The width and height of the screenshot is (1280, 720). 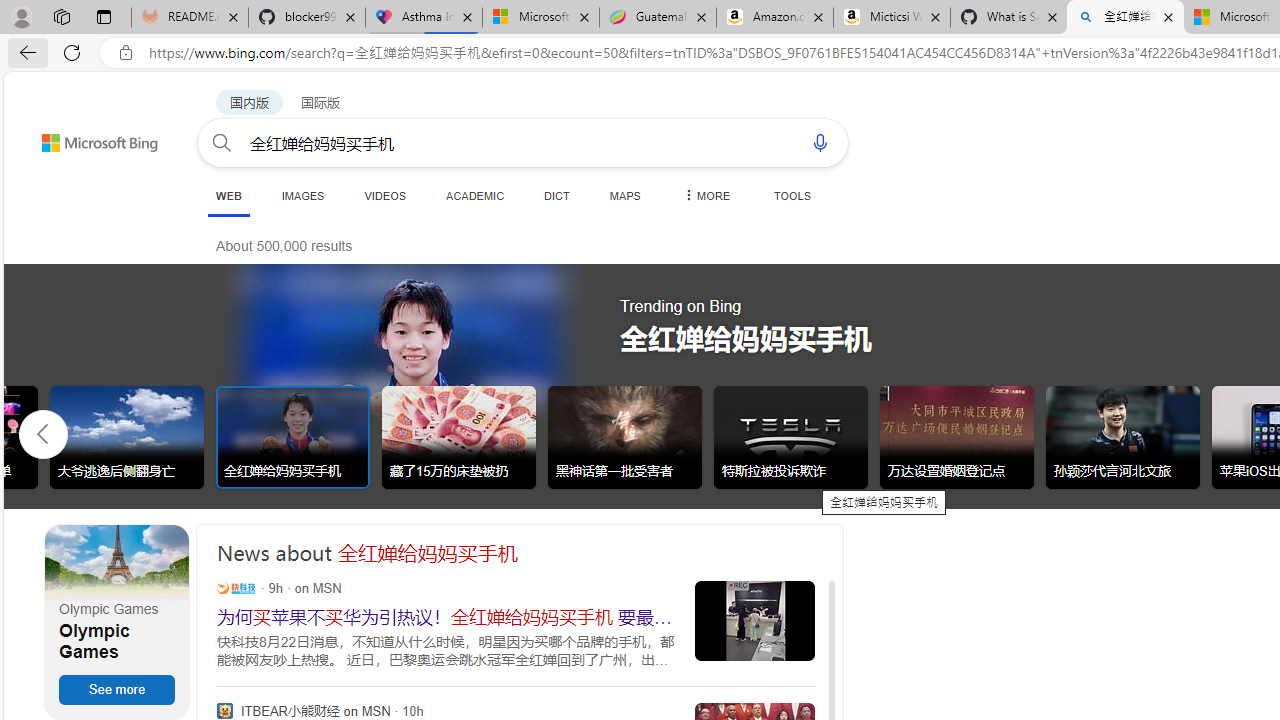 I want to click on 'Dropdown Menu', so click(x=705, y=195).